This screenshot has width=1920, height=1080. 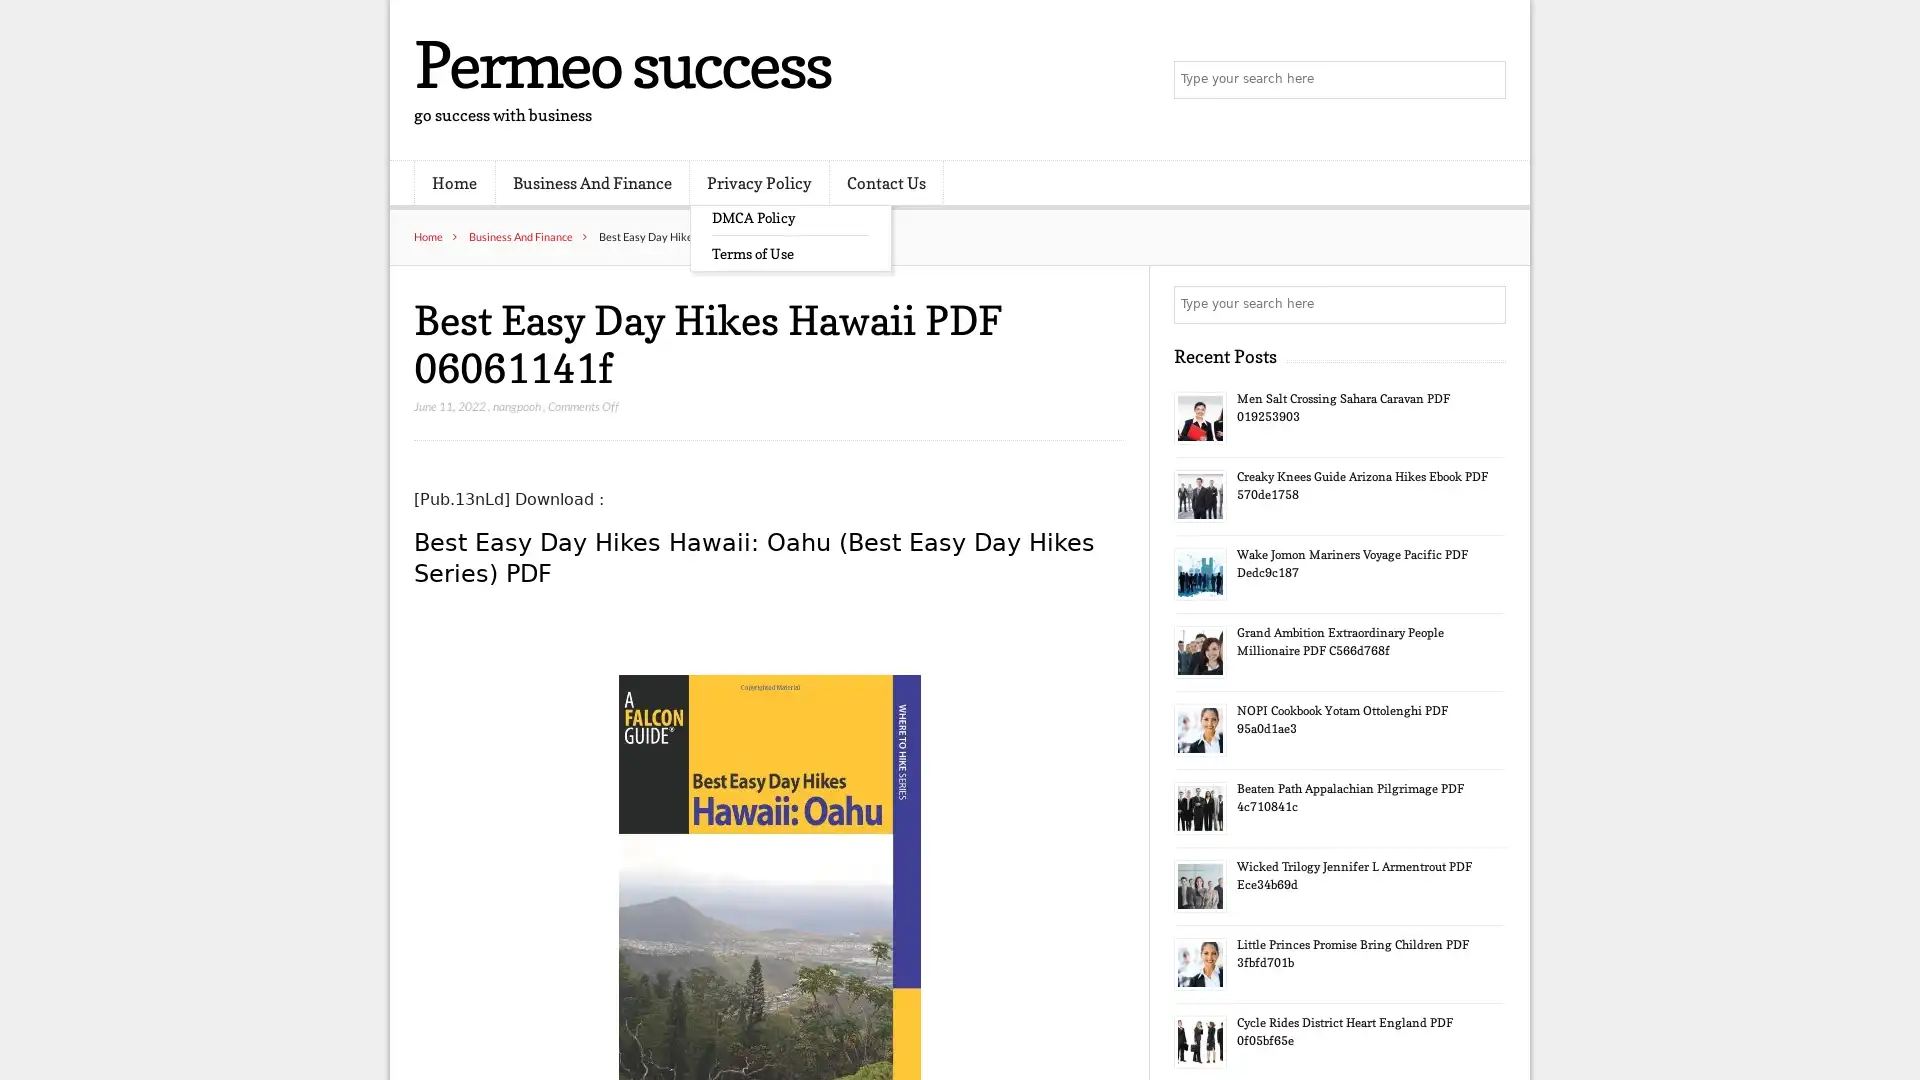 I want to click on Search, so click(x=1485, y=80).